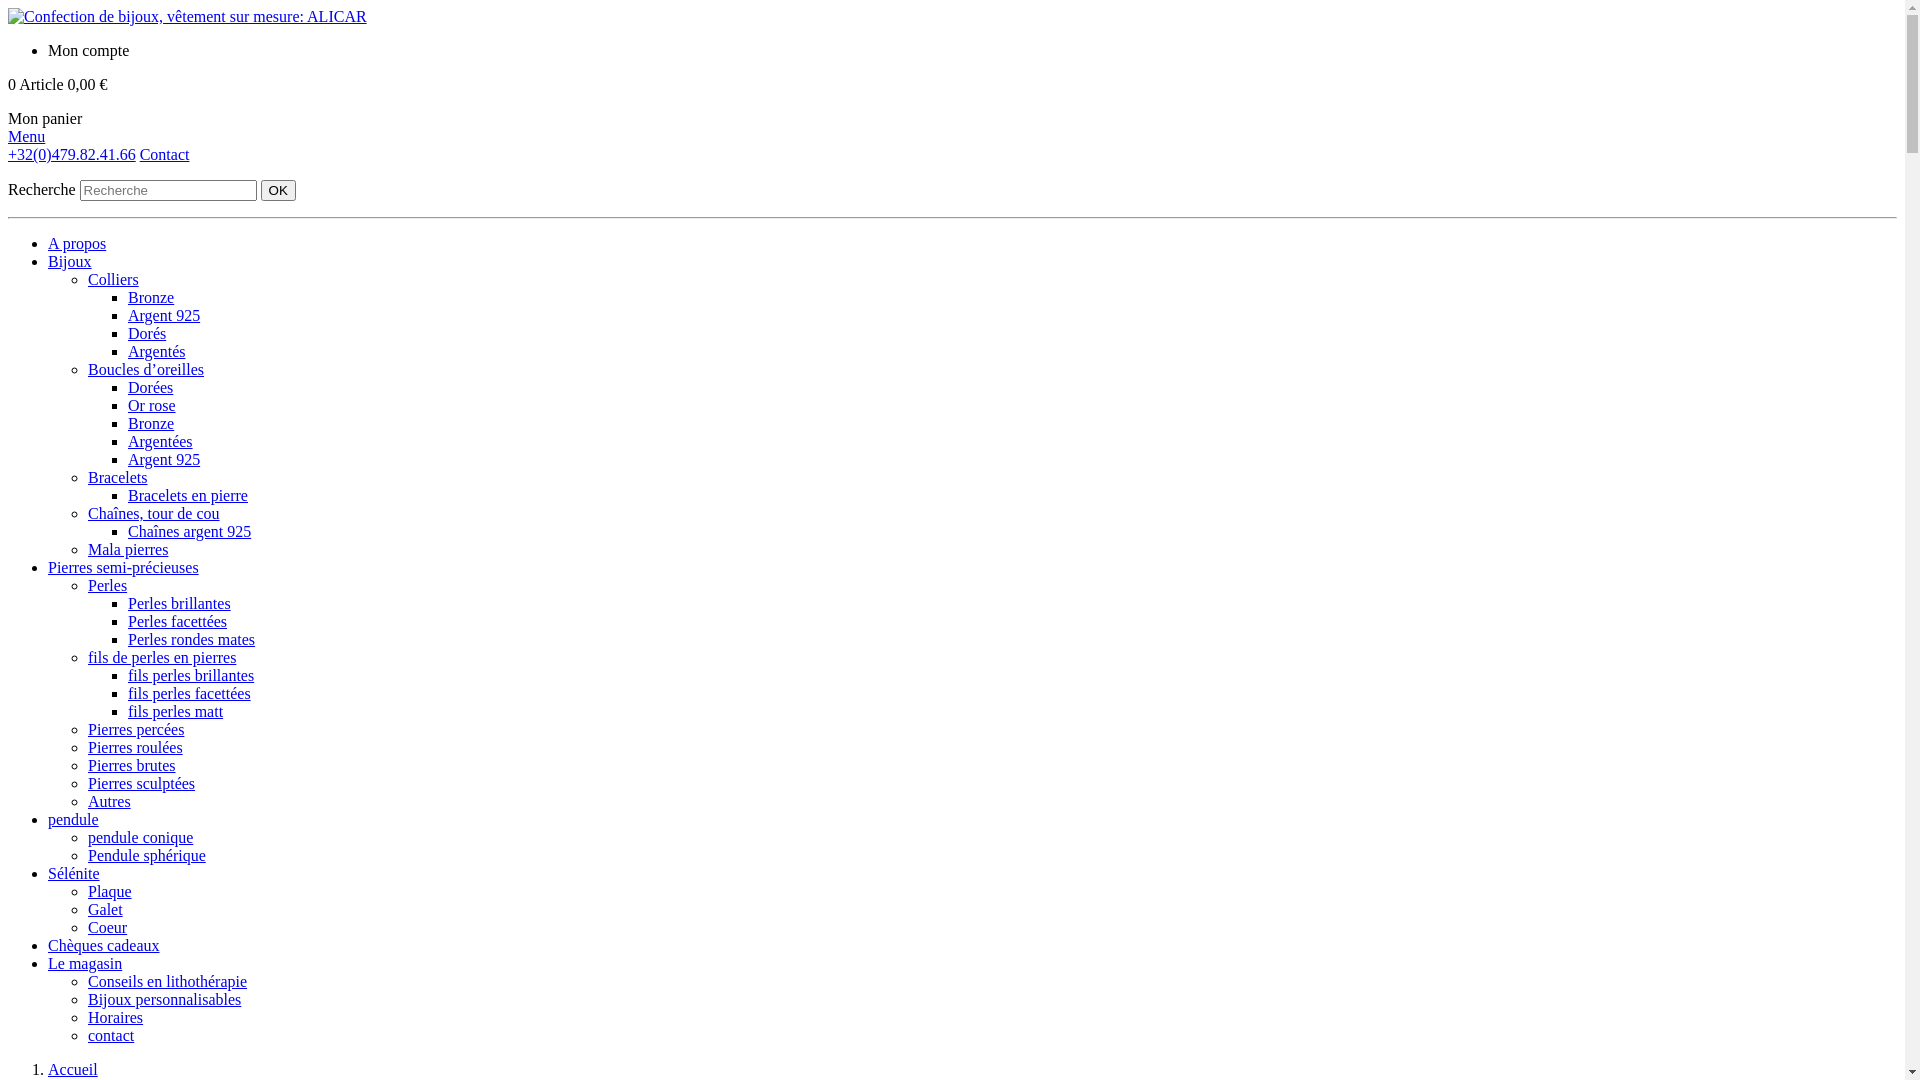 This screenshot has height=1080, width=1920. What do you see at coordinates (72, 153) in the screenshot?
I see `'+32(0)479.82.41.66'` at bounding box center [72, 153].